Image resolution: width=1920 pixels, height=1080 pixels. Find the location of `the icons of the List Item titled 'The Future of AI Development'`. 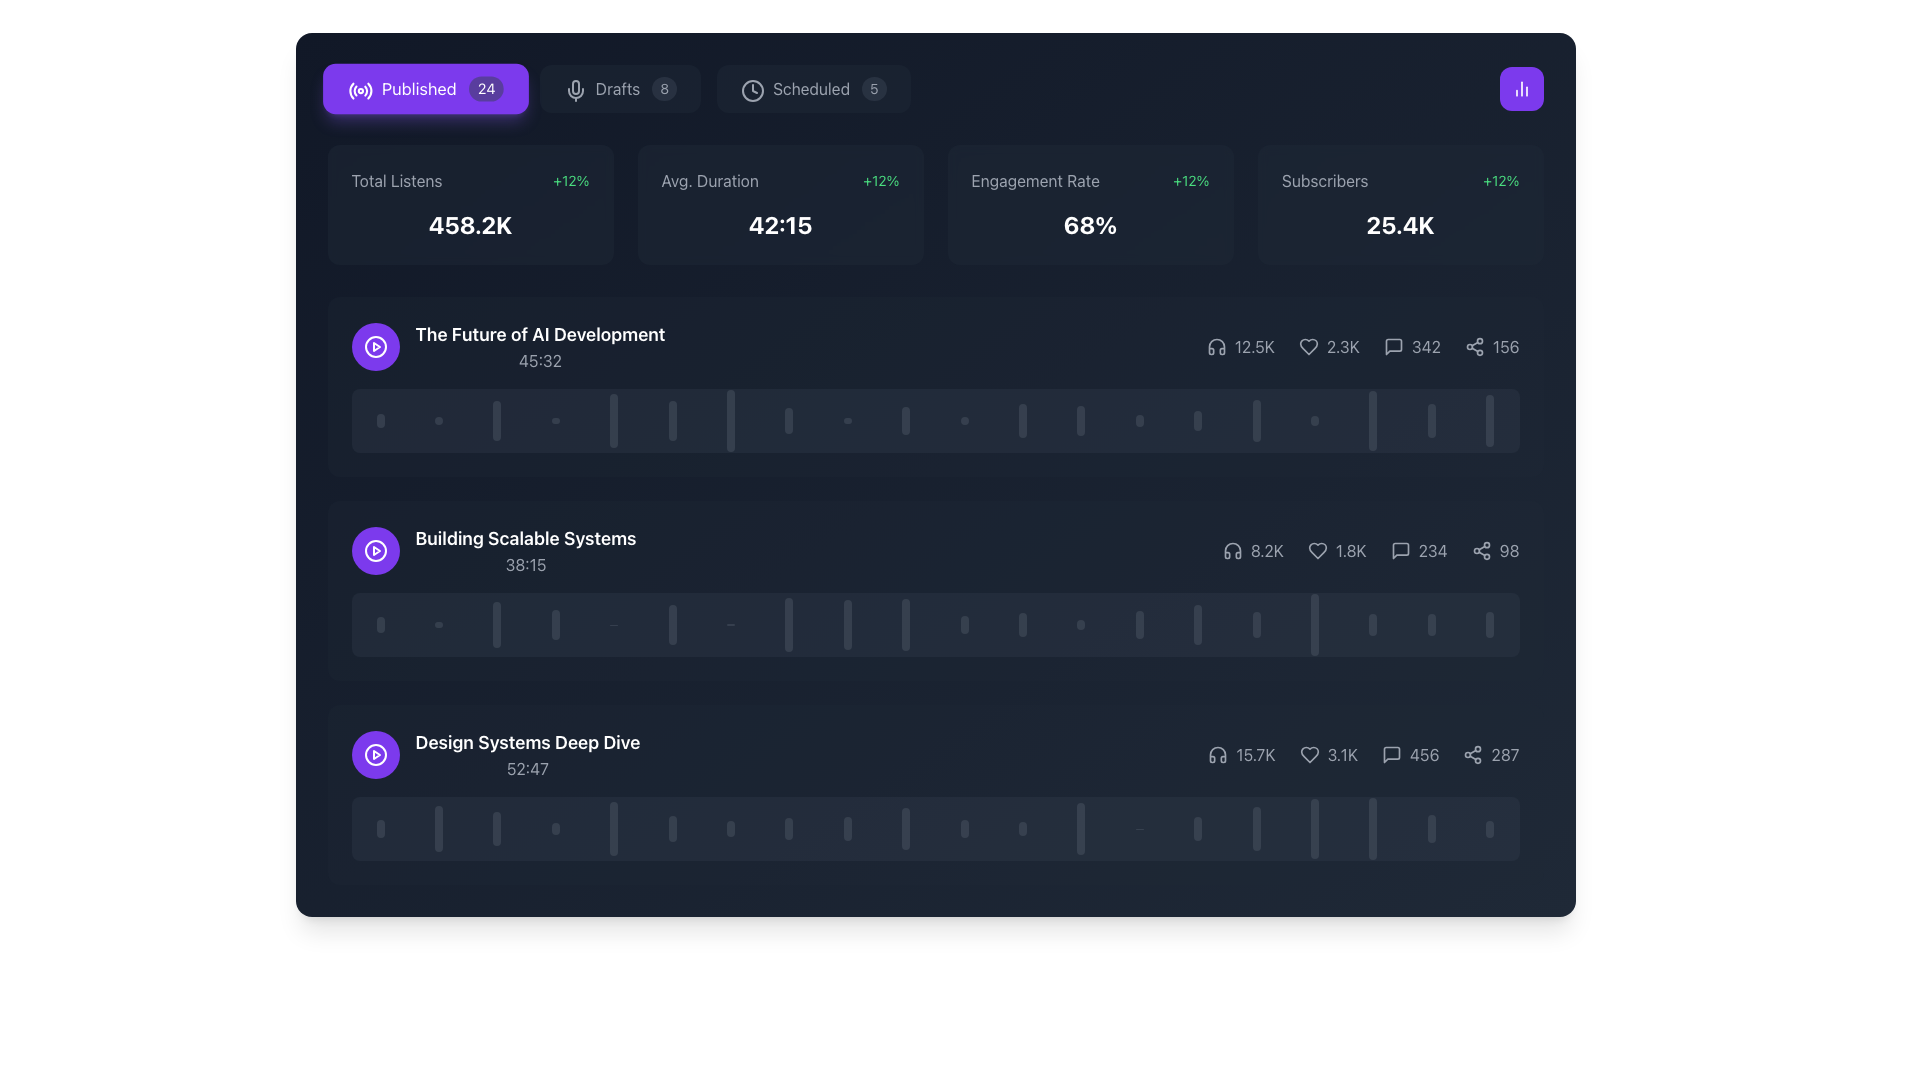

the icons of the List Item titled 'The Future of AI Development' is located at coordinates (934, 346).